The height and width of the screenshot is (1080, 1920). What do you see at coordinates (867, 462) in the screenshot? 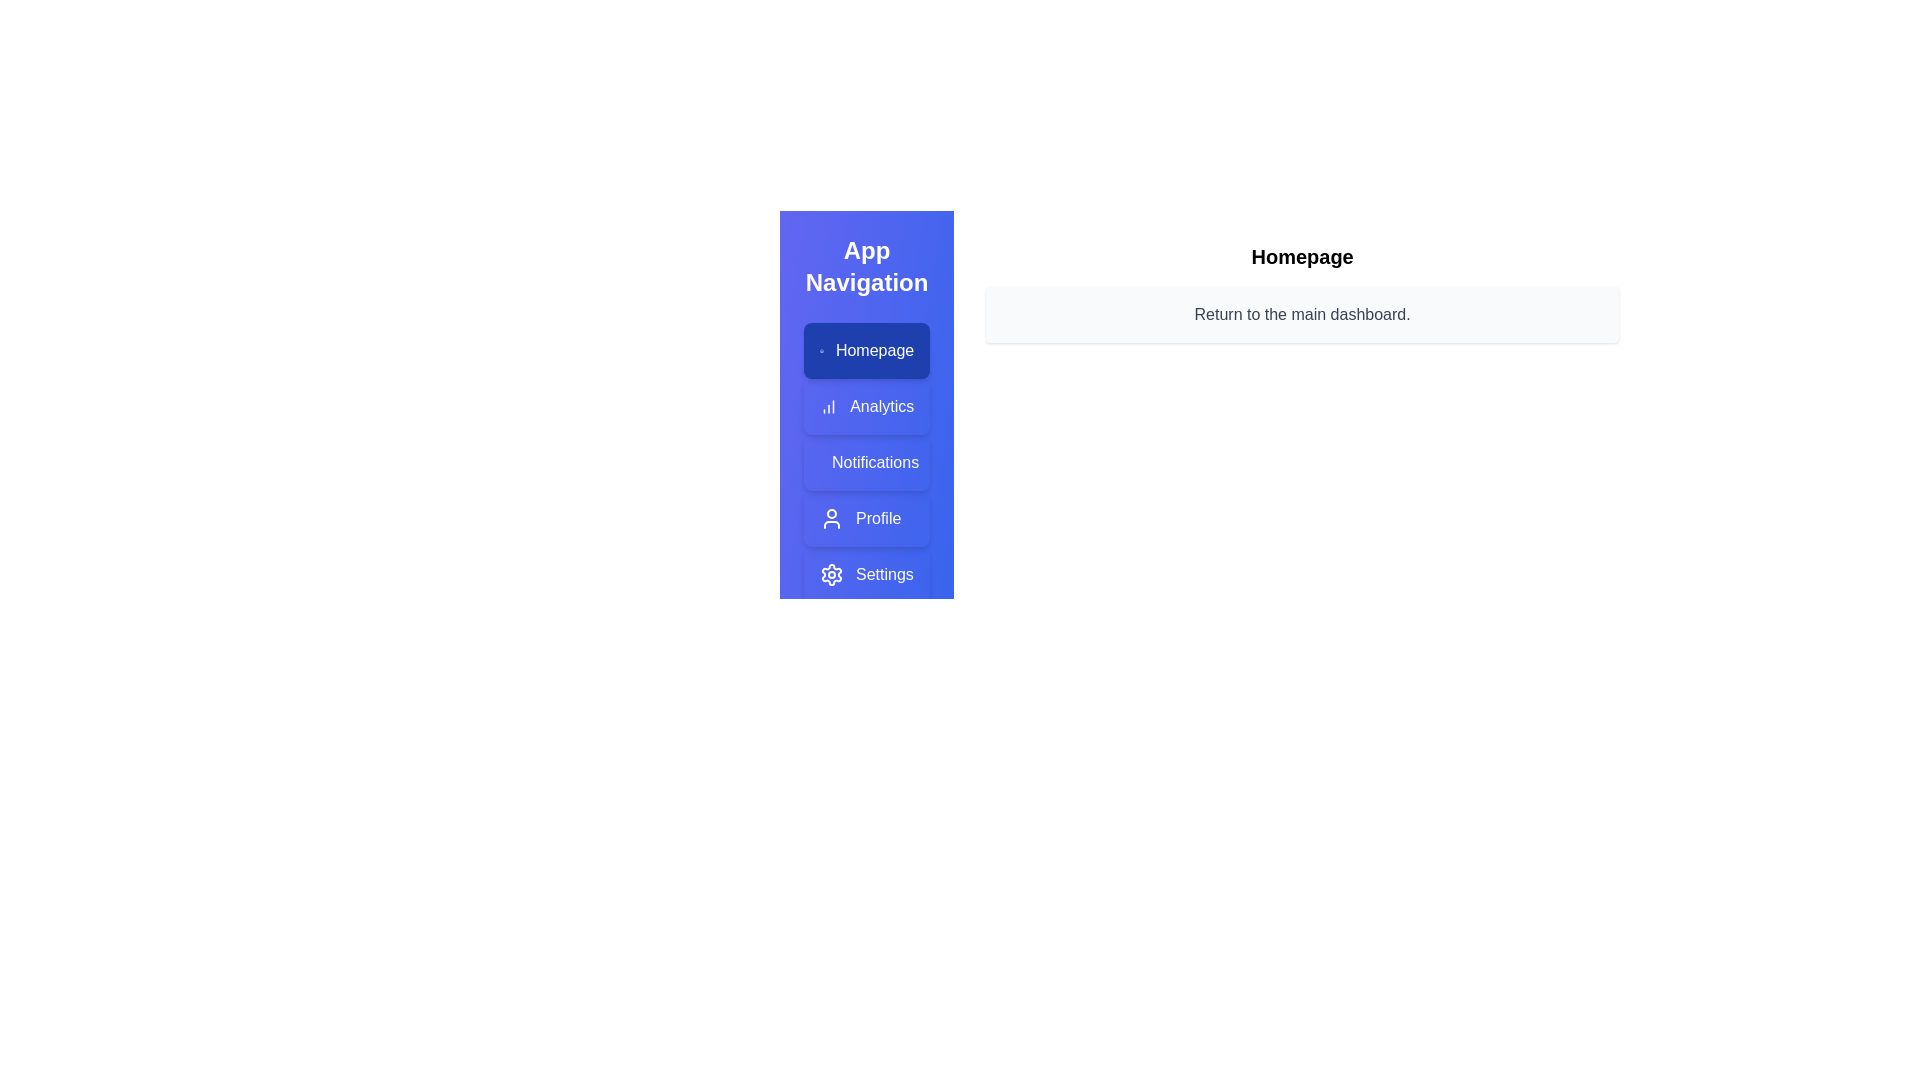
I see `the 'Notifications' navigation button, which is the third item in the vertical list of the 'App Navigation' menu, located on the left side of the viewport` at bounding box center [867, 462].